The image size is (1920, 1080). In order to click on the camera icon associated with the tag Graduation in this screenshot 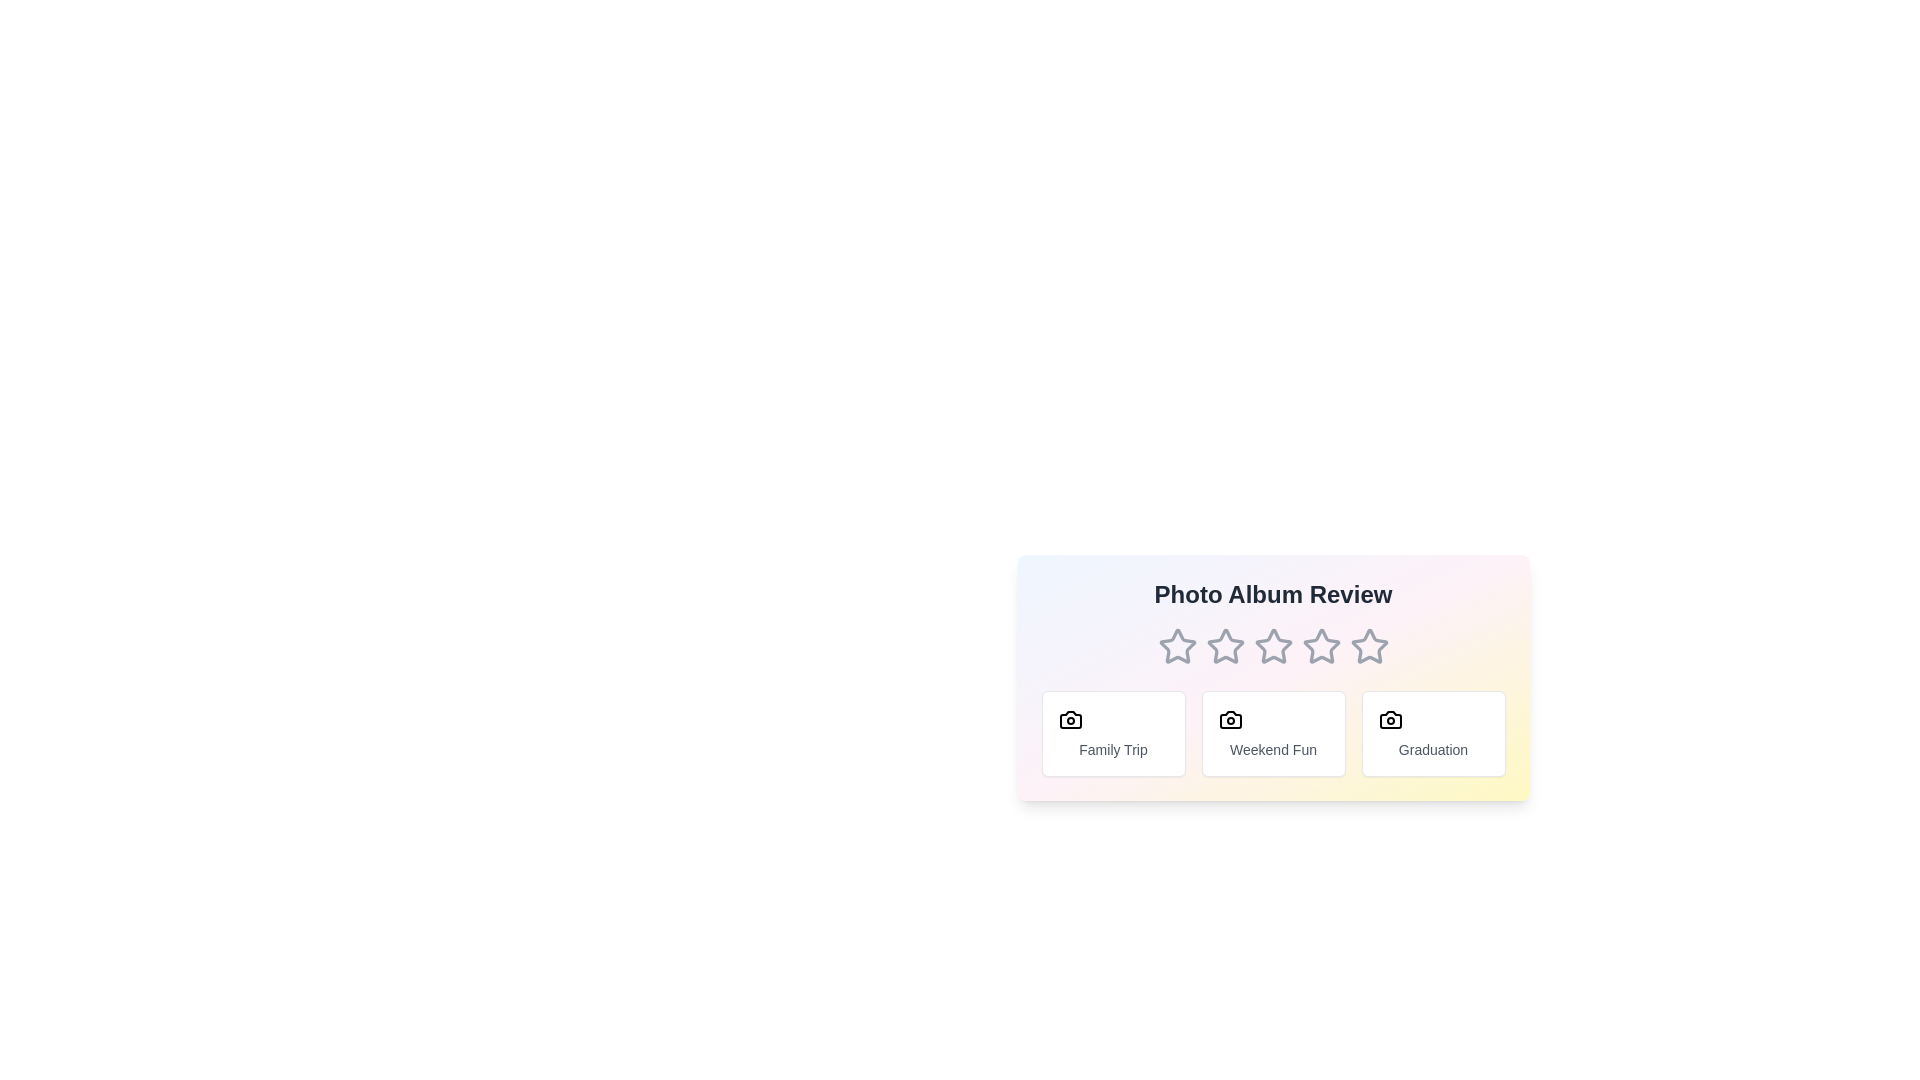, I will do `click(1389, 720)`.